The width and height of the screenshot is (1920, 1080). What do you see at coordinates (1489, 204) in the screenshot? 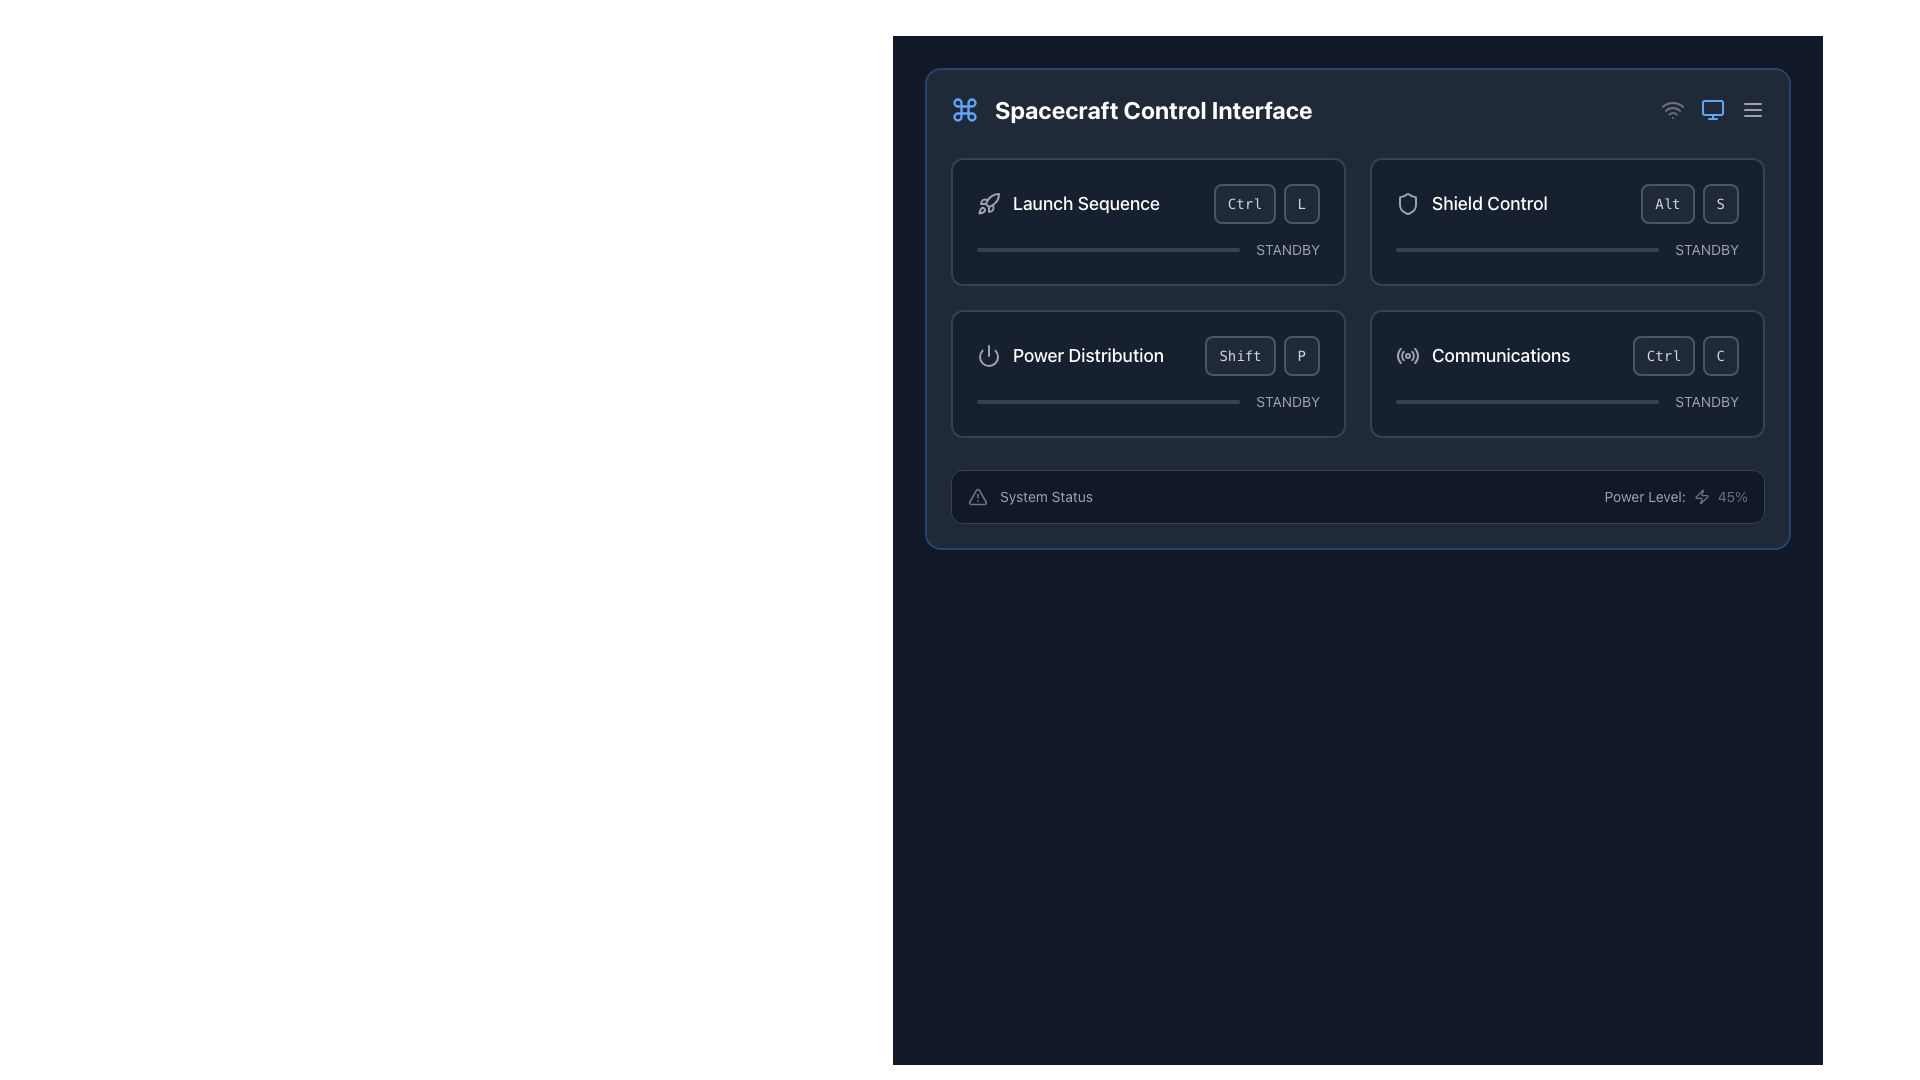
I see `the 'Shield Control' text label, which is visually prominent in white font against a dark background and located on the right-hand side of the interface, next to a shield icon` at bounding box center [1489, 204].